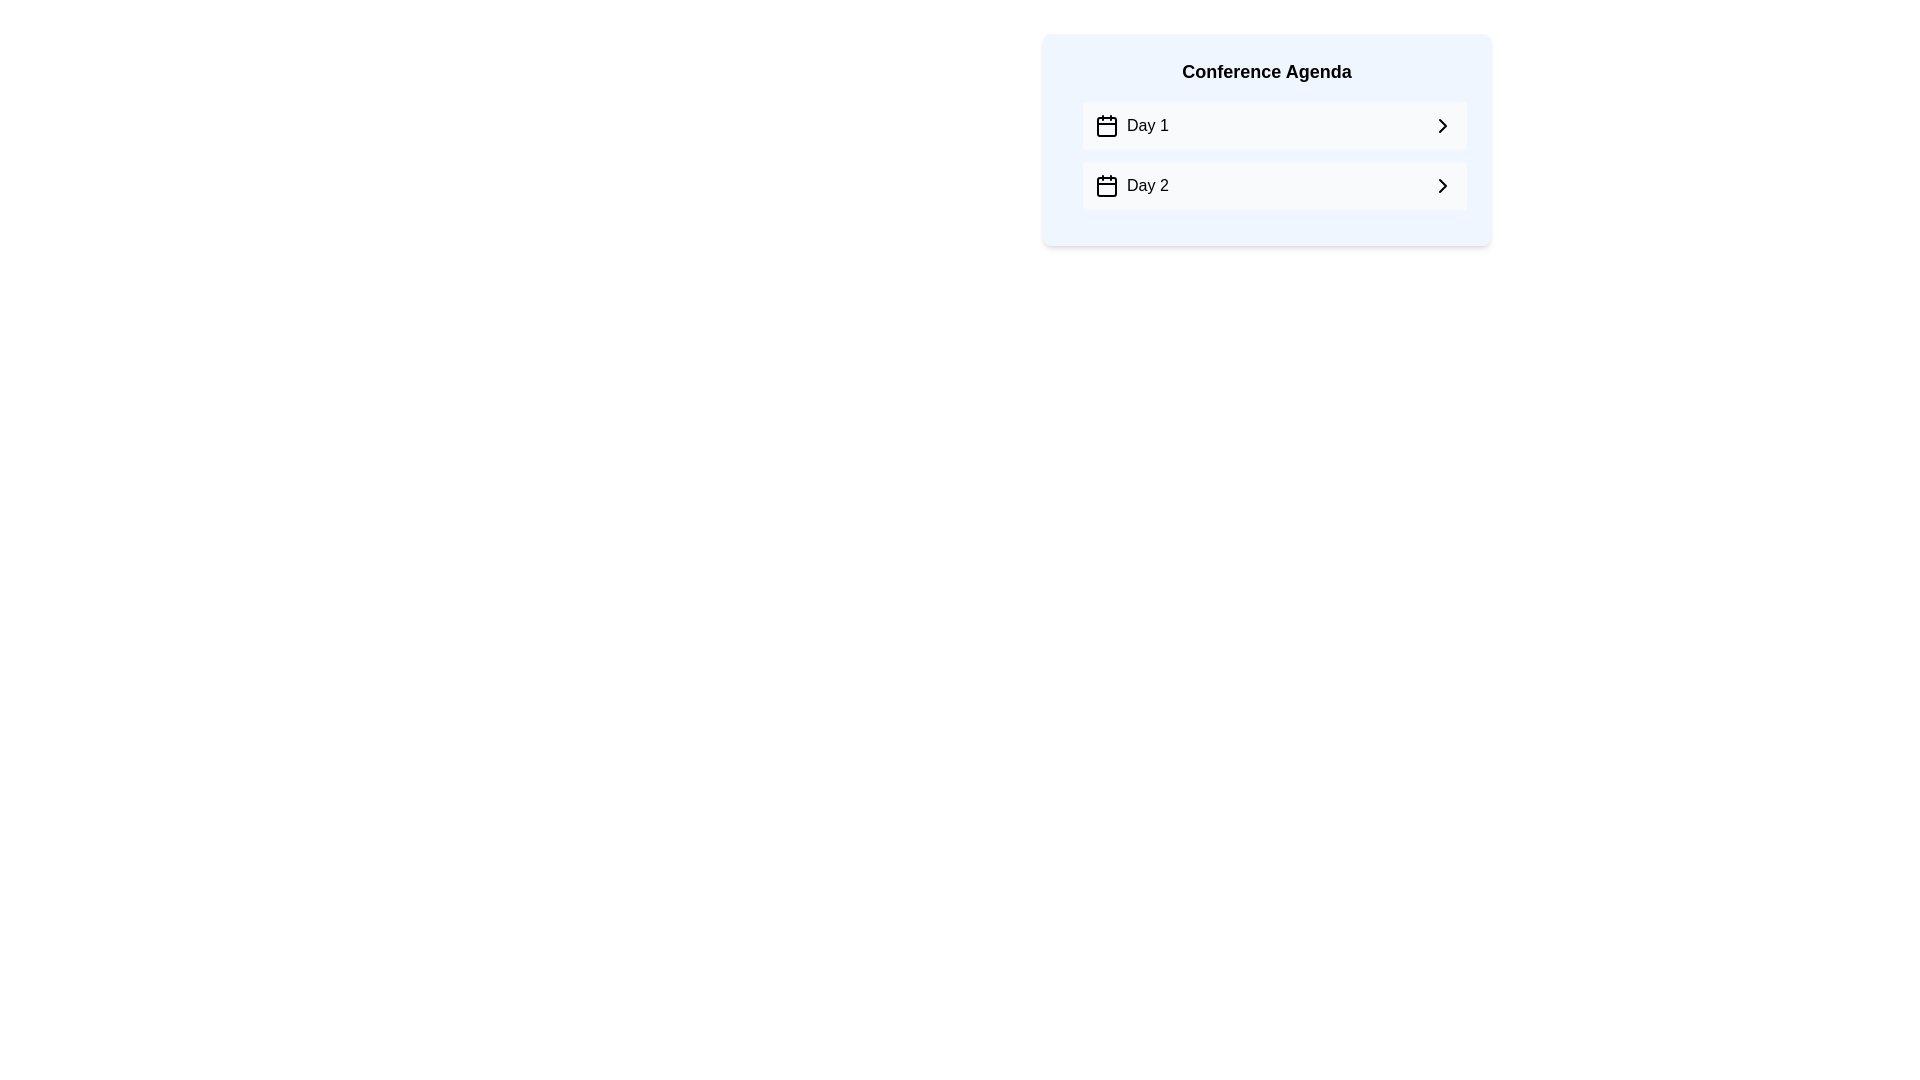 The height and width of the screenshot is (1080, 1920). I want to click on the decorative element of the 'lucide-calendar' SVG icon, which is positioned at the top-left corner of the icon, enhancing the text 'Day 1' in the Conference Agenda section, so click(1106, 127).